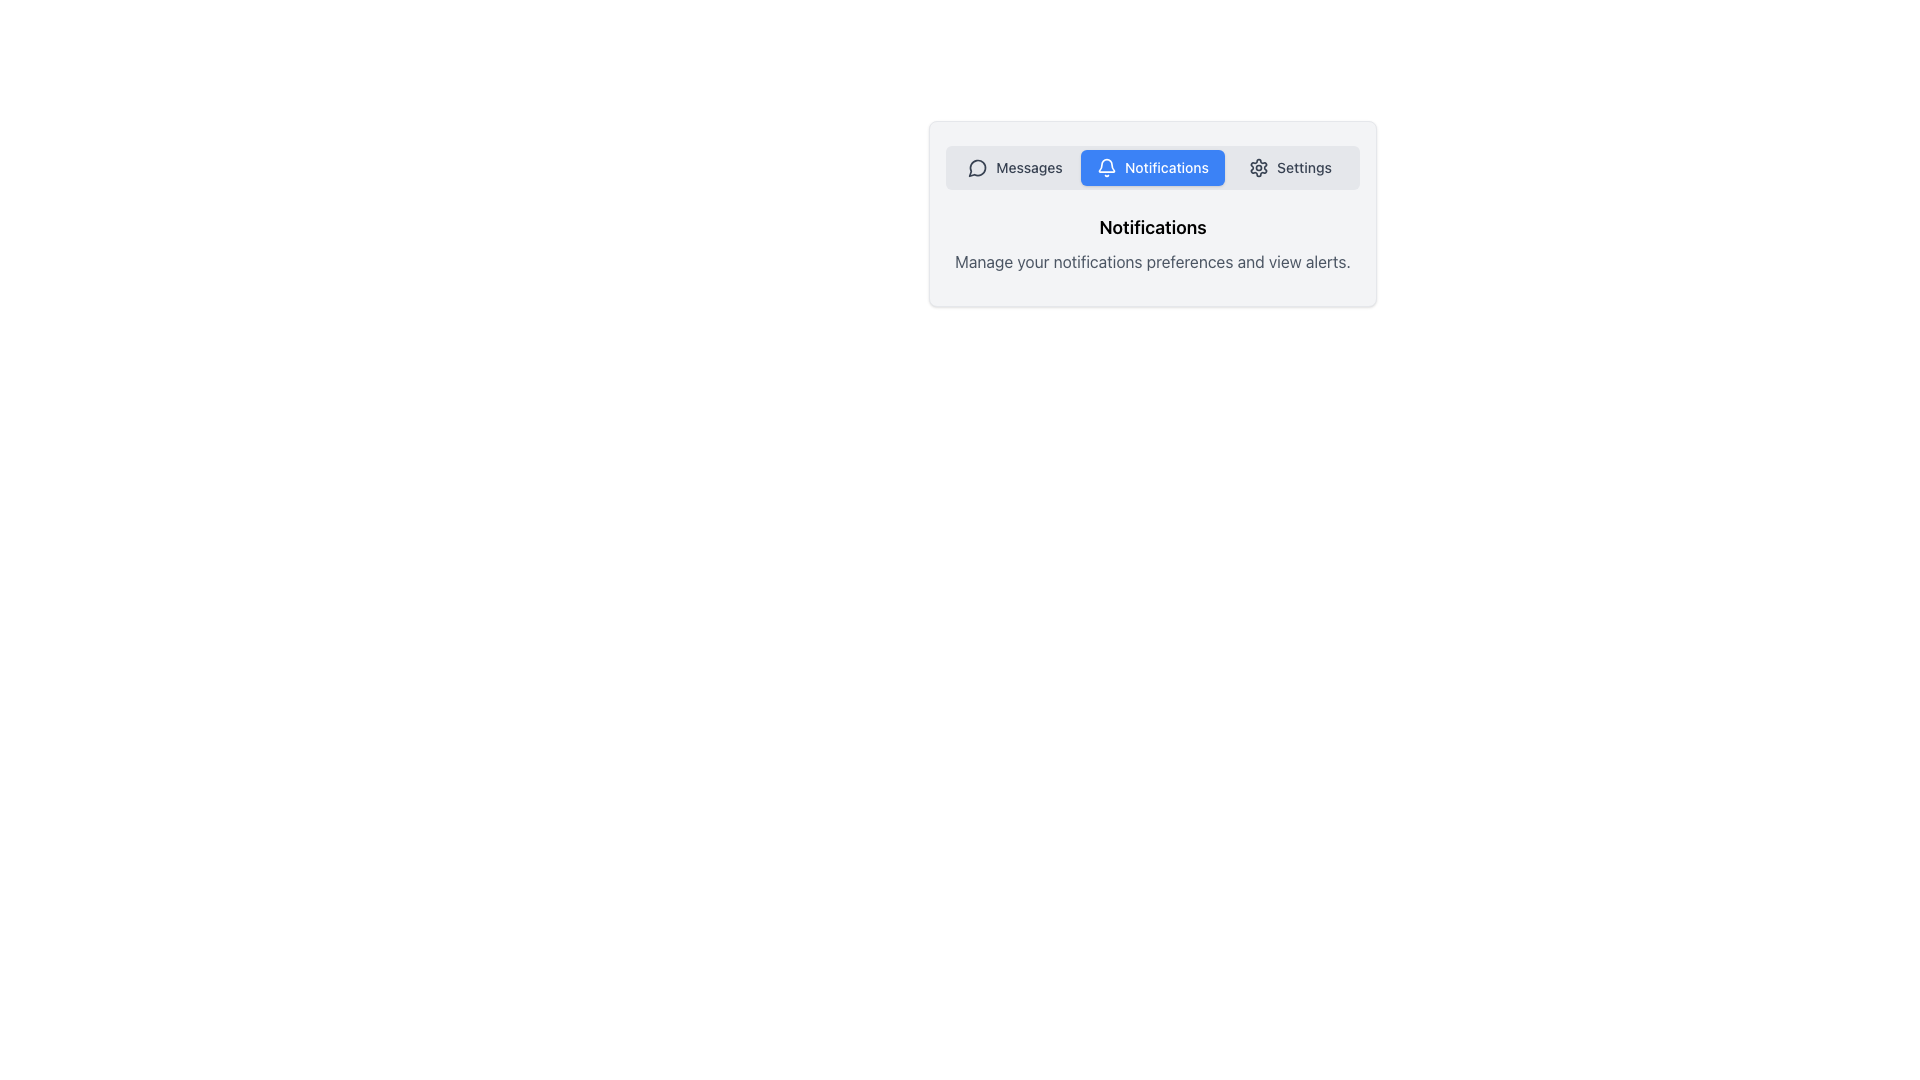 Image resolution: width=1920 pixels, height=1080 pixels. Describe the element at coordinates (977, 167) in the screenshot. I see `speech bubble icon located in the notification settings interface, which is visually represented as a hollow outlined shape with a tail-like design` at that location.